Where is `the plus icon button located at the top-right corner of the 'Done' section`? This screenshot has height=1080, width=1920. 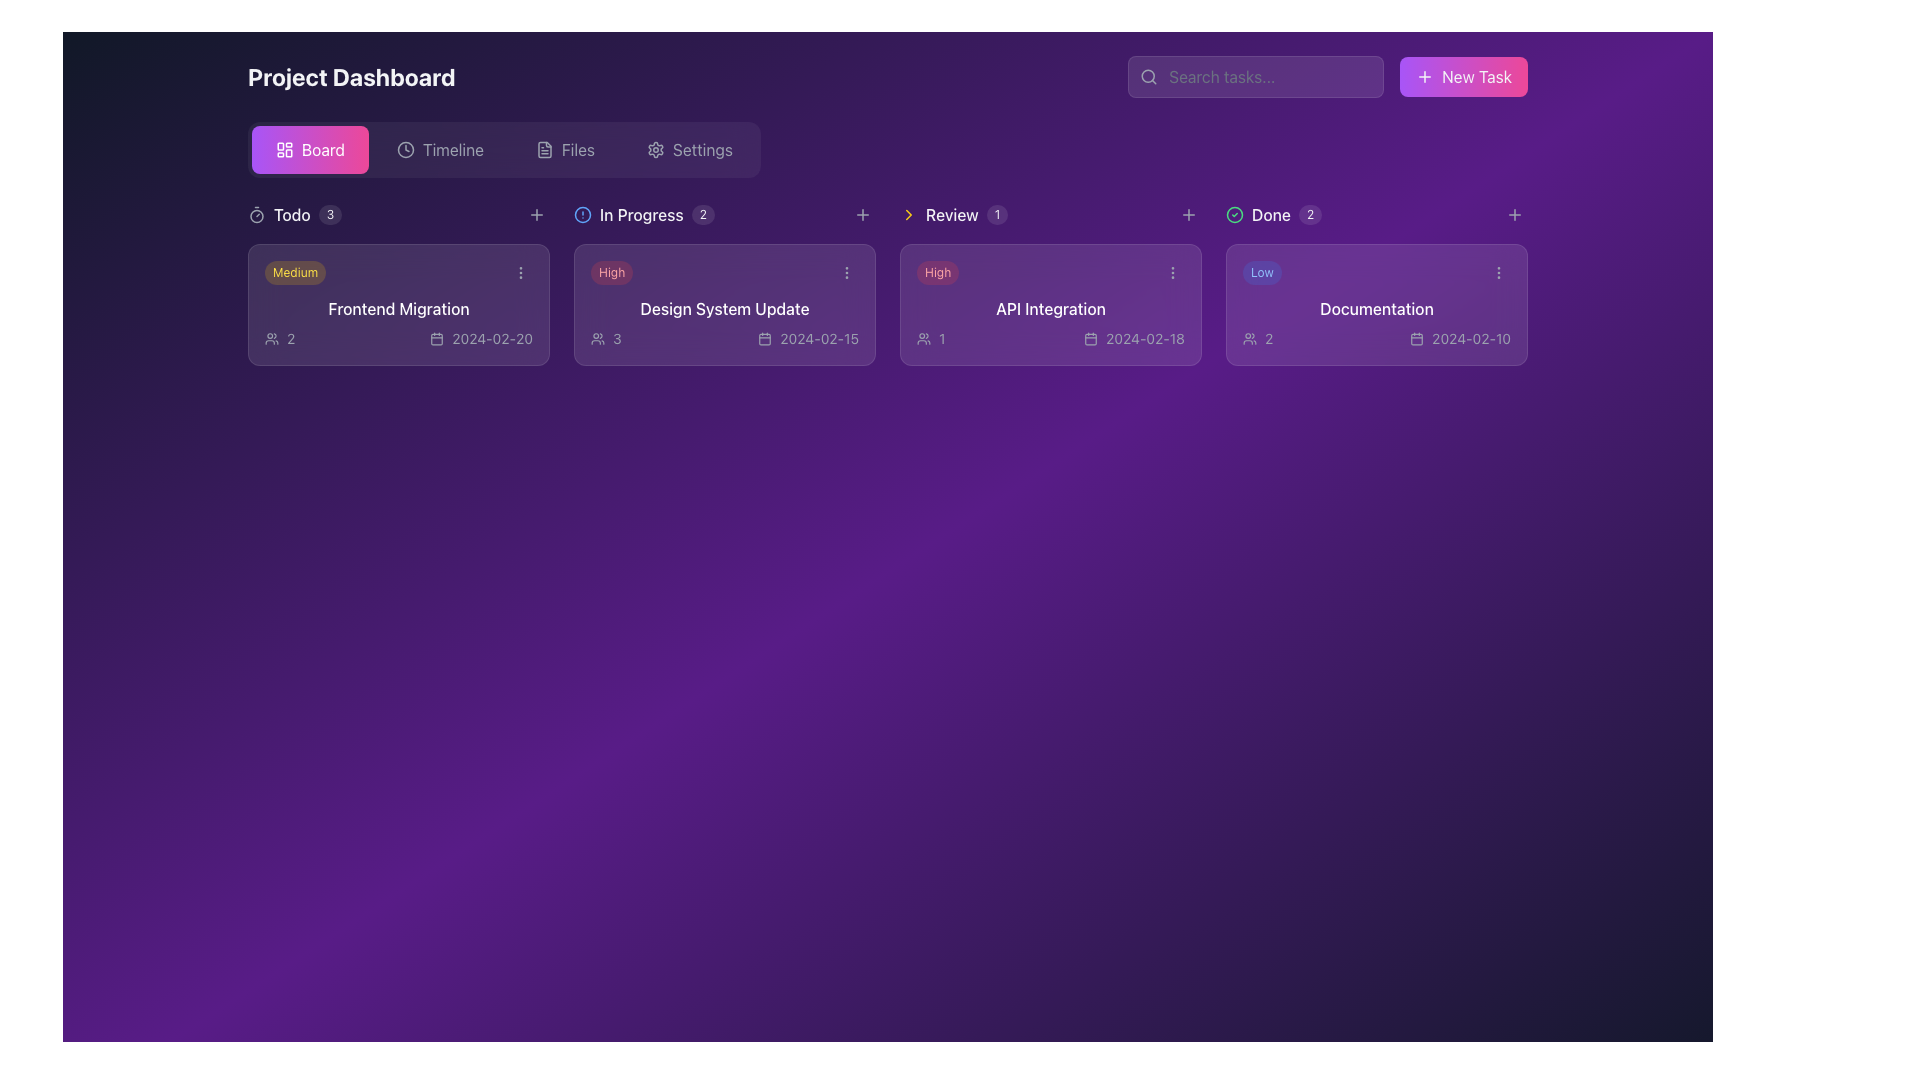 the plus icon button located at the top-right corner of the 'Done' section is located at coordinates (1515, 215).